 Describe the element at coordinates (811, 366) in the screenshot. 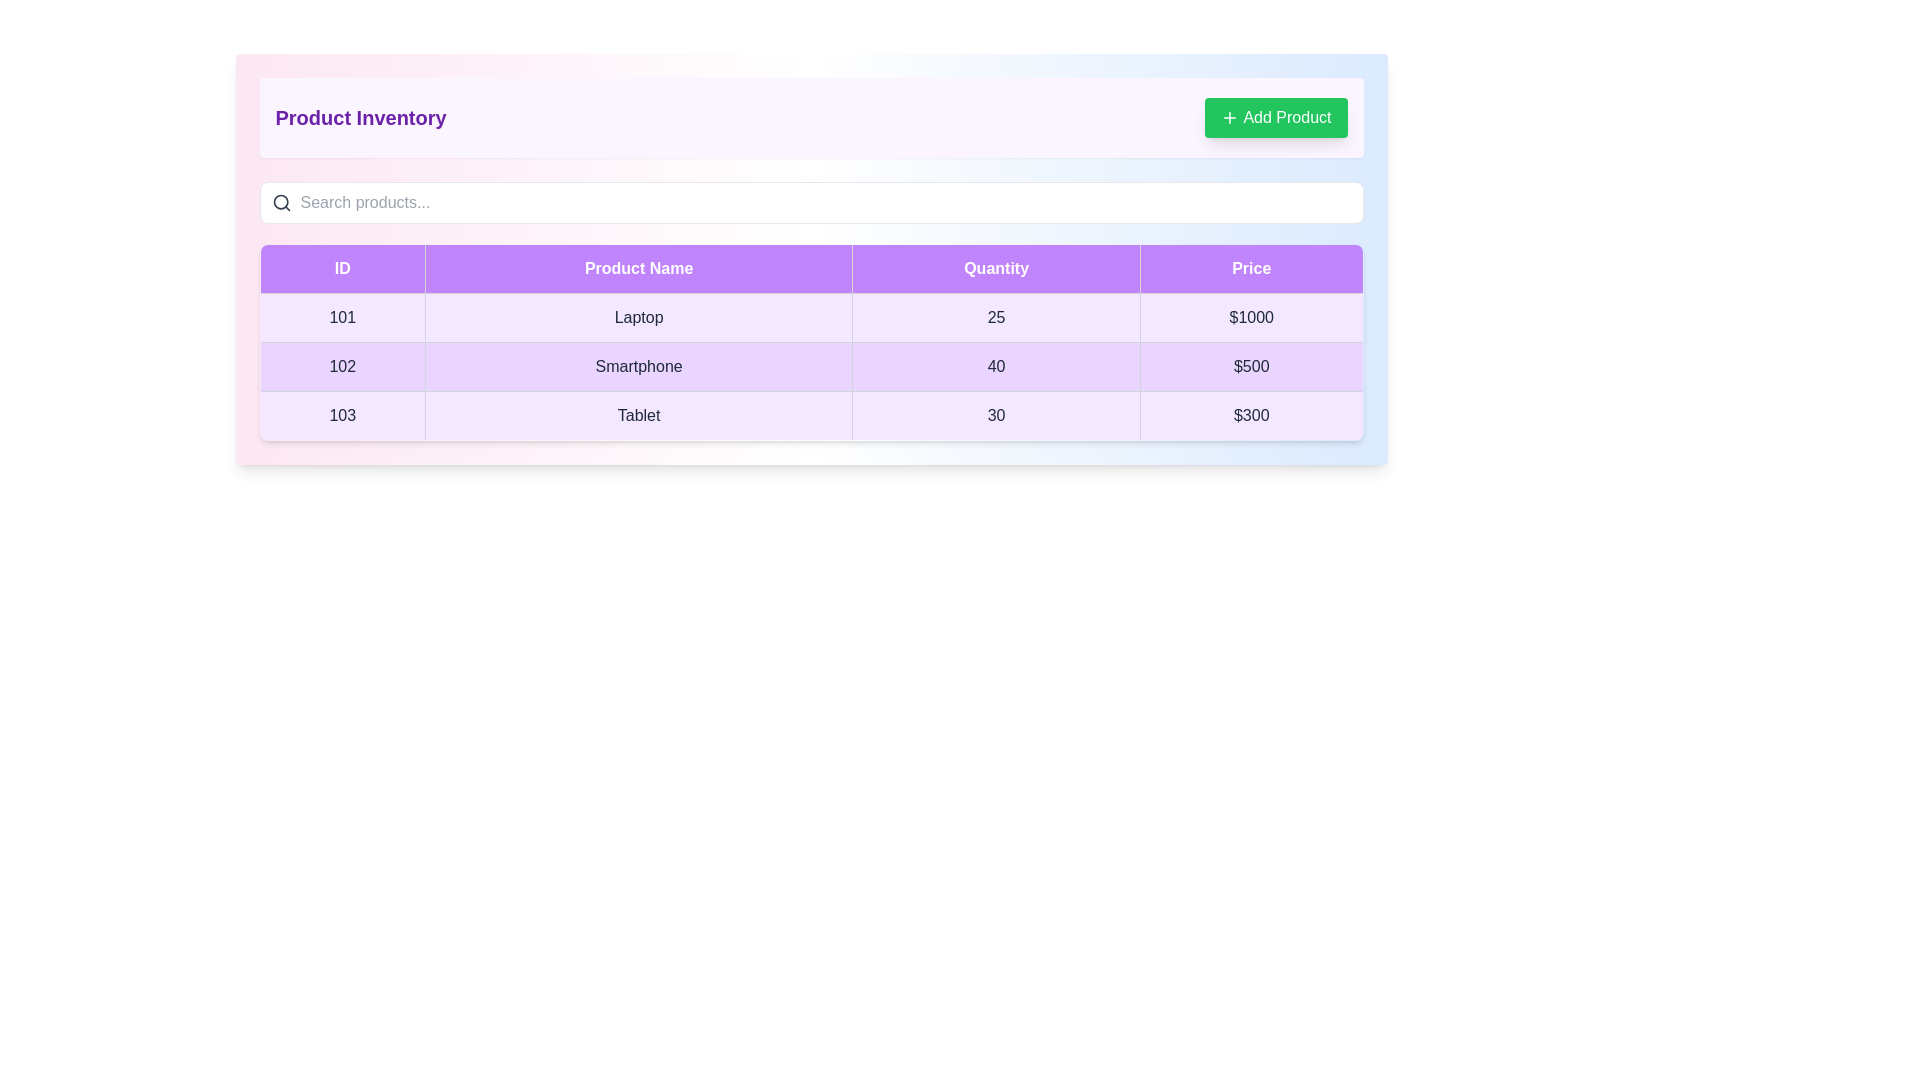

I see `inside the second table row, which has a light purple background and contains product details including ID '102', name 'Smartphone', quantity '40', and price '$500'` at that location.